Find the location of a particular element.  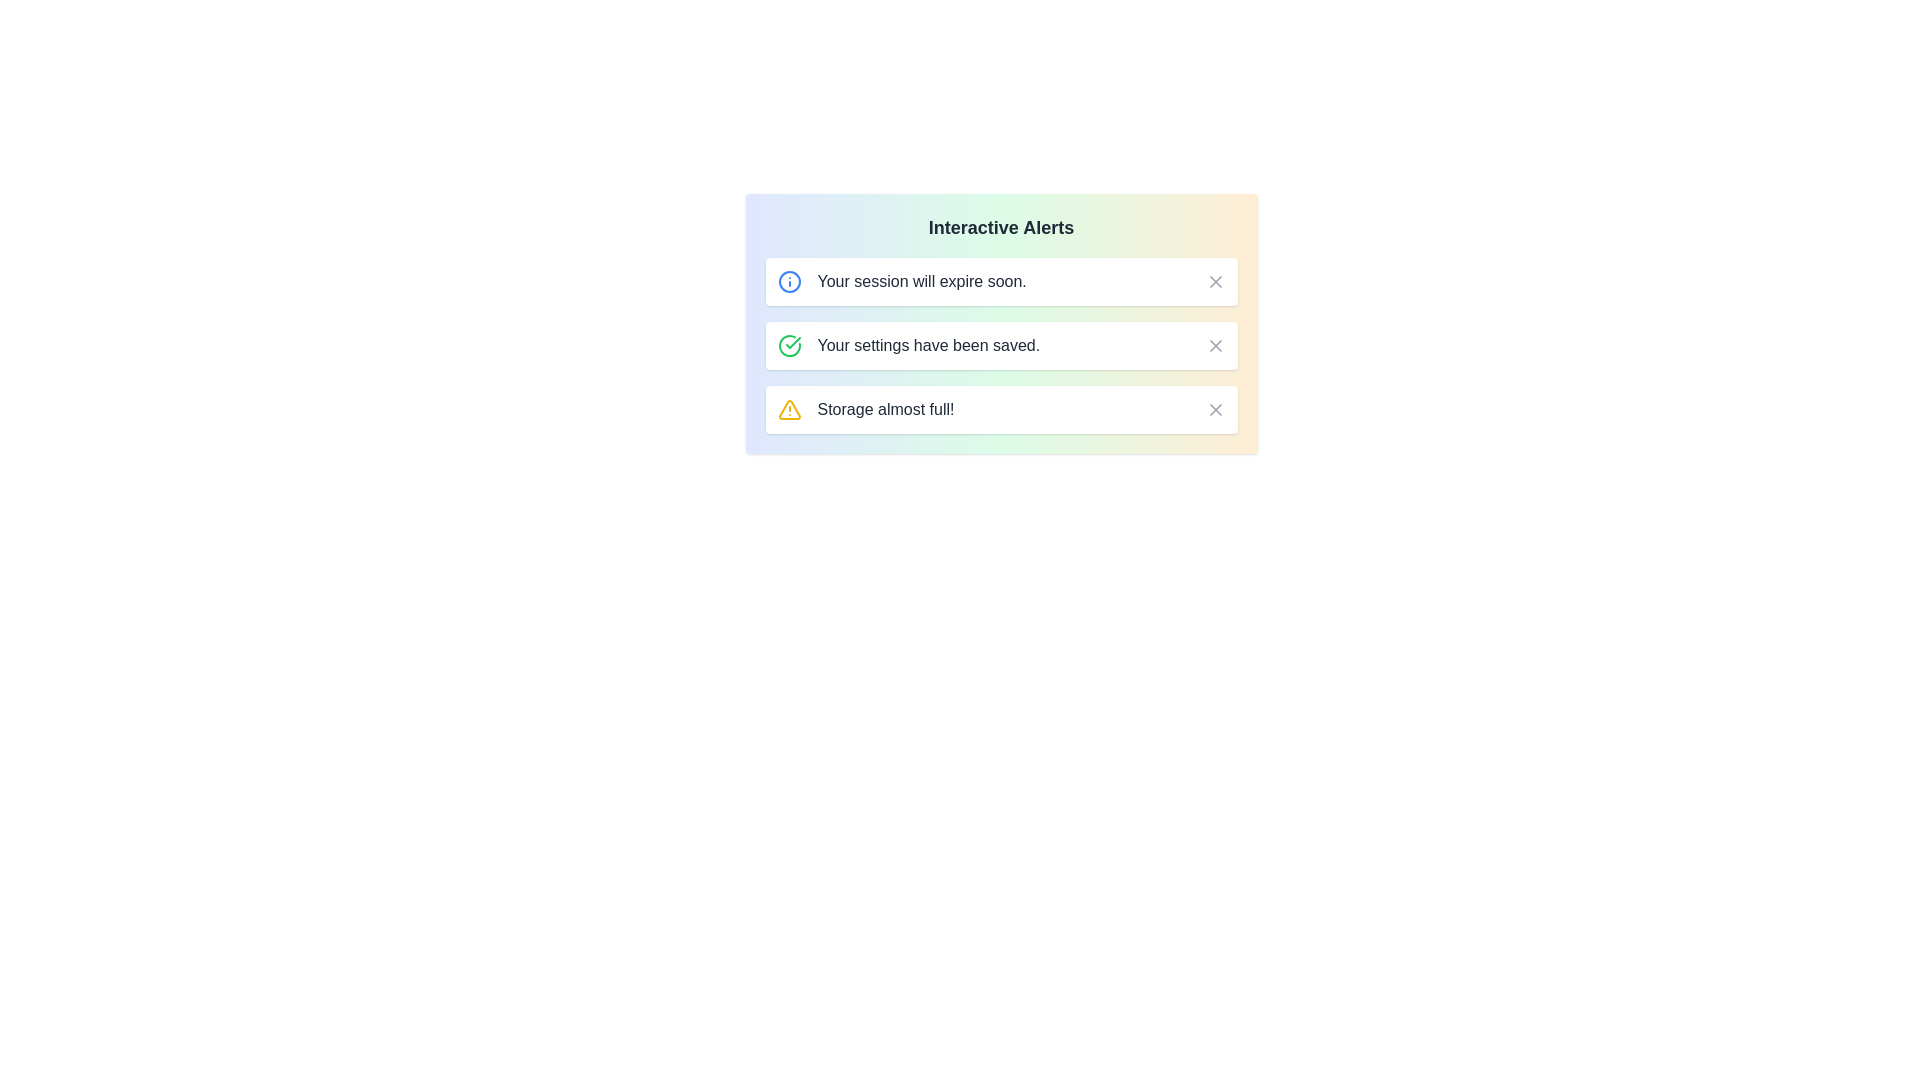

the success confirmation icon located as the second icon from the top in the notification panel, near the text 'Your settings have been saved.' is located at coordinates (788, 345).